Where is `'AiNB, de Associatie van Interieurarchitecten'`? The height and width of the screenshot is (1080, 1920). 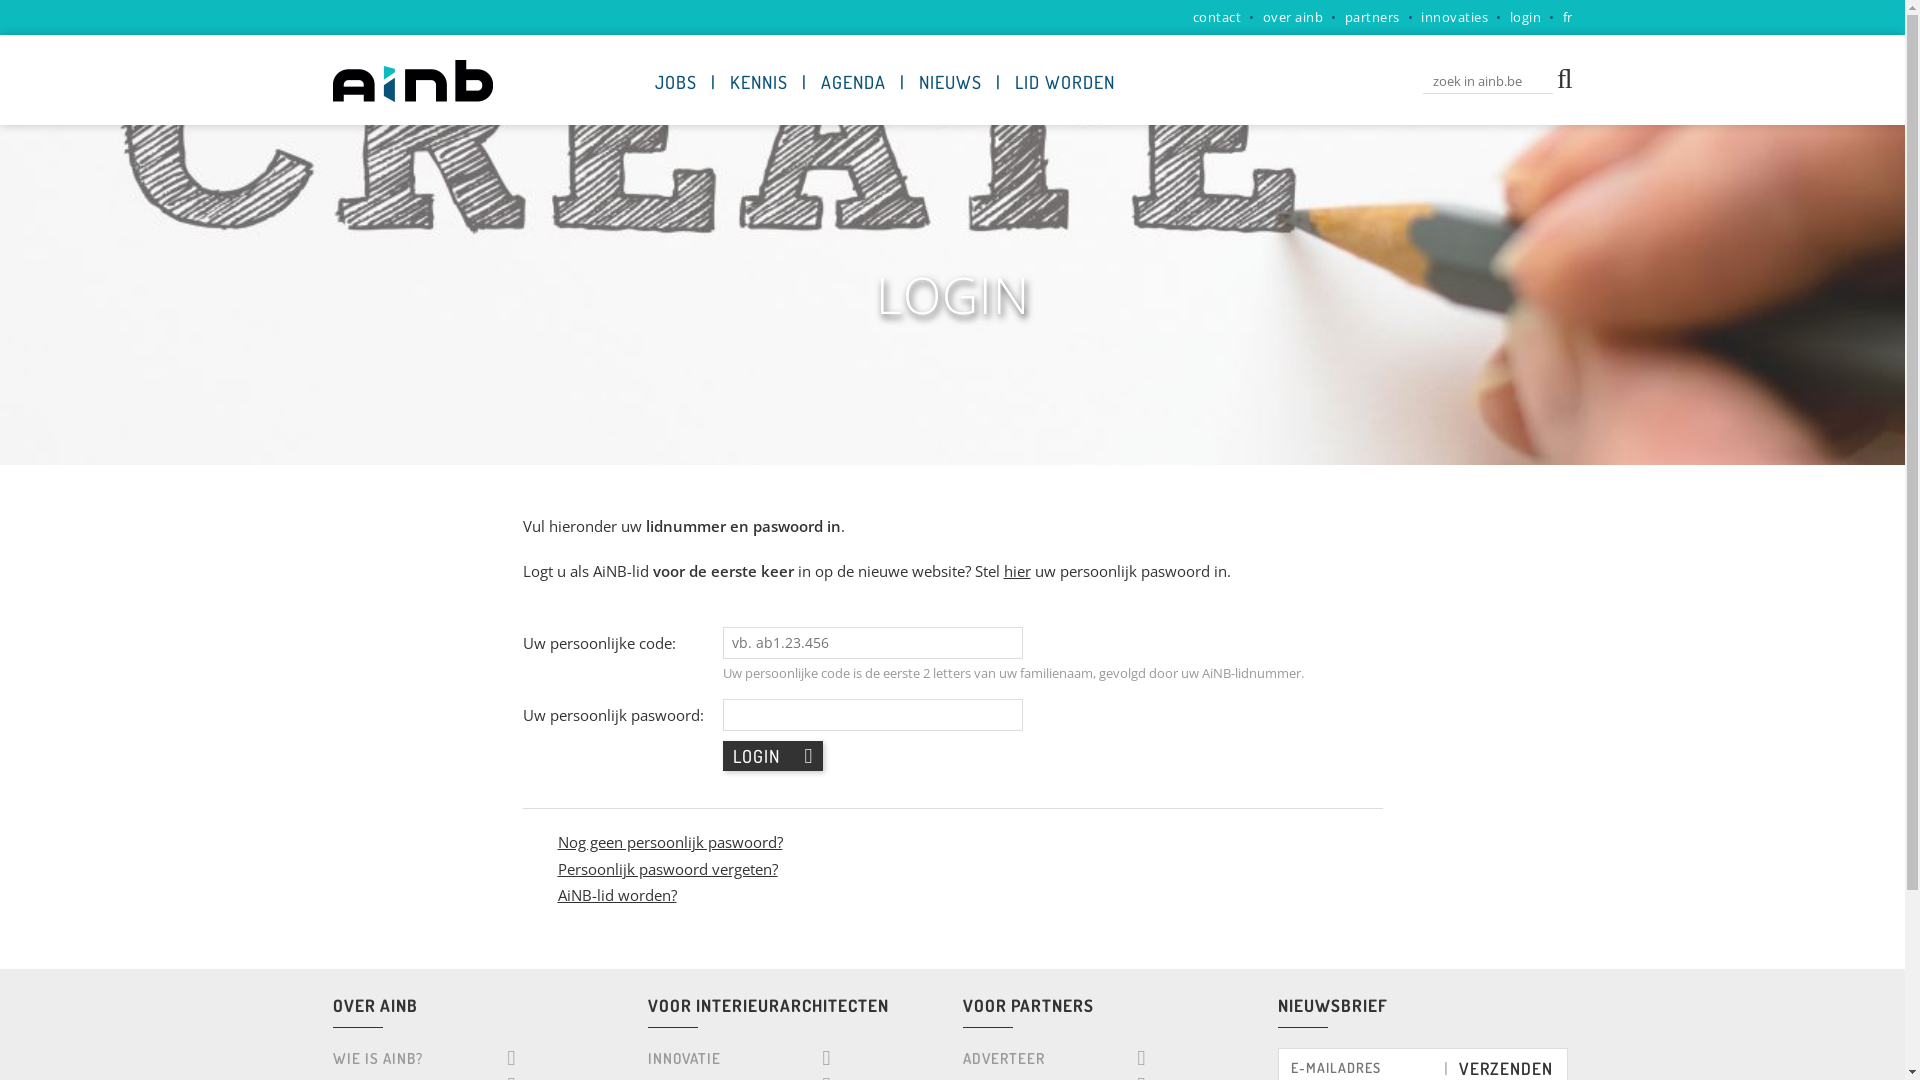
'AiNB, de Associatie van Interieurarchitecten' is located at coordinates (411, 80).